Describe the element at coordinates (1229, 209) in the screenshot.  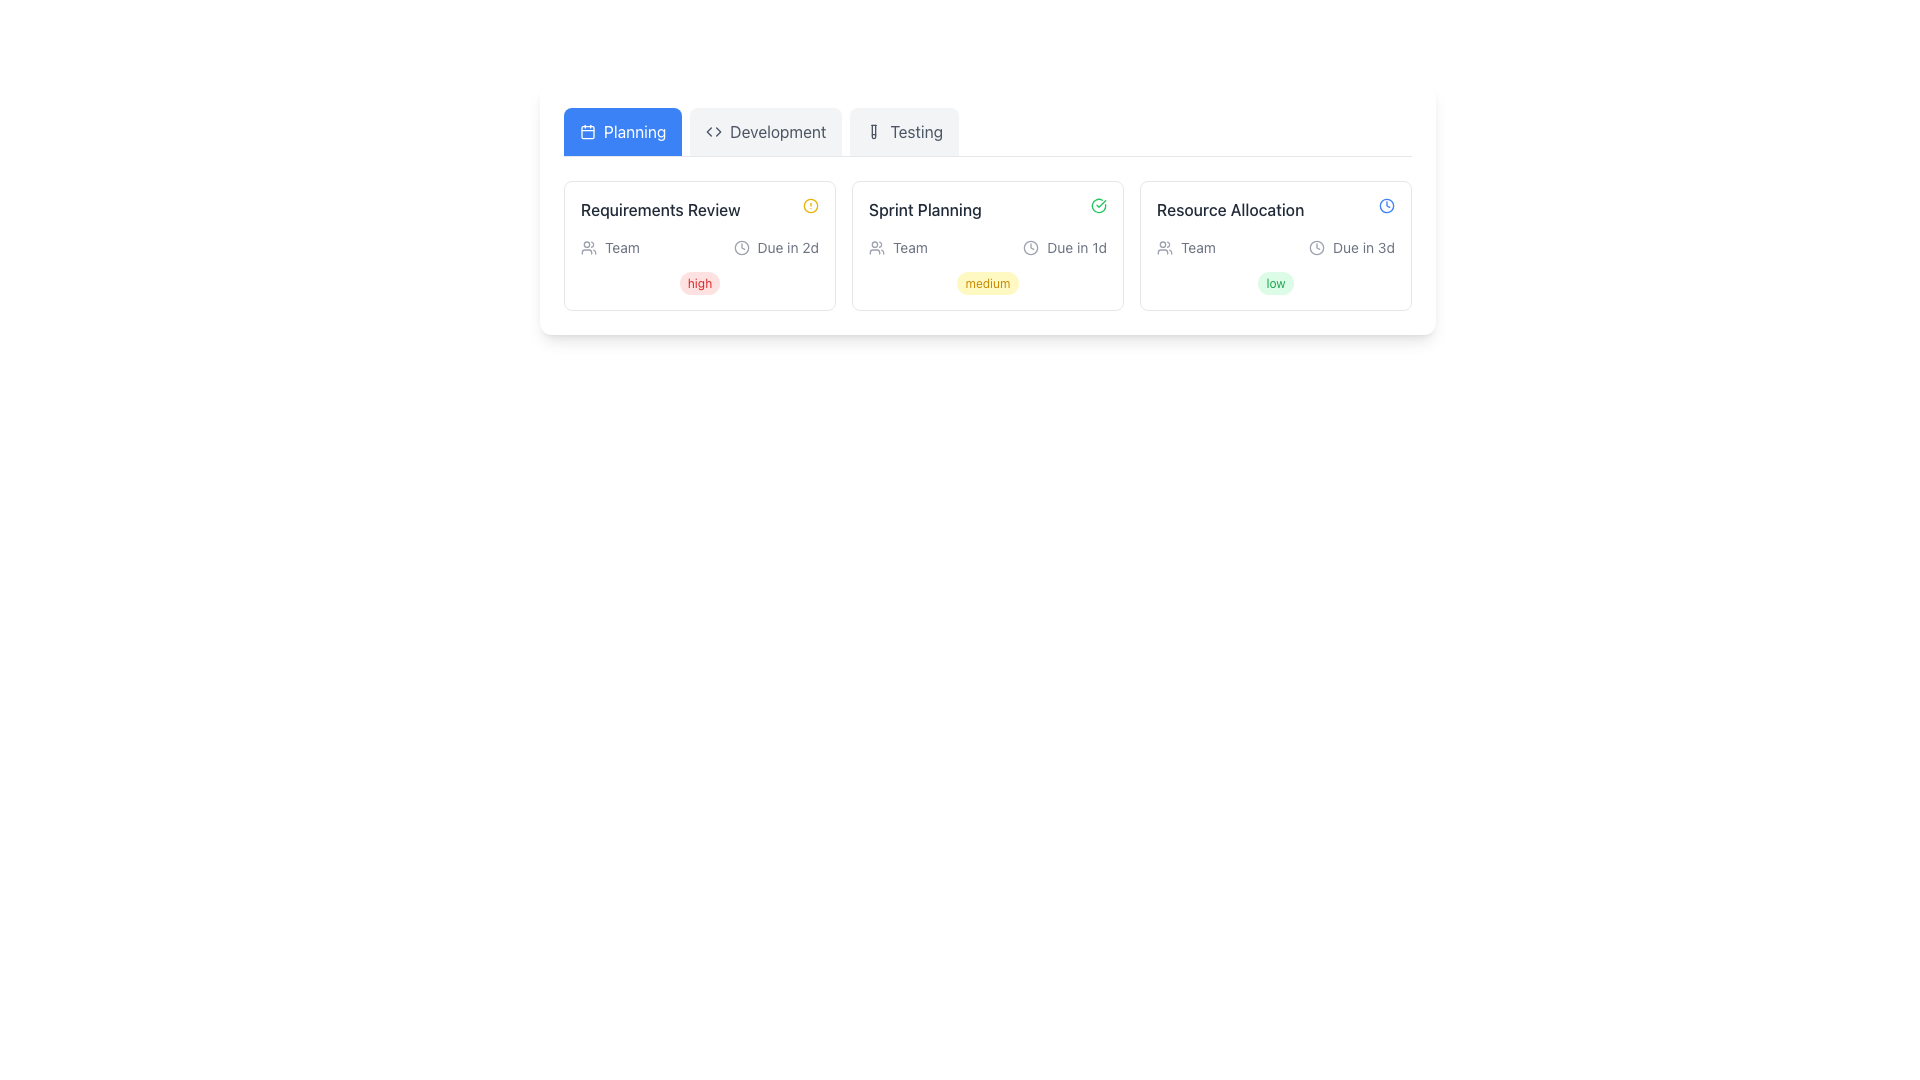
I see `the text label located at the top-right corner of the card, which serves as the title or label for the section` at that location.